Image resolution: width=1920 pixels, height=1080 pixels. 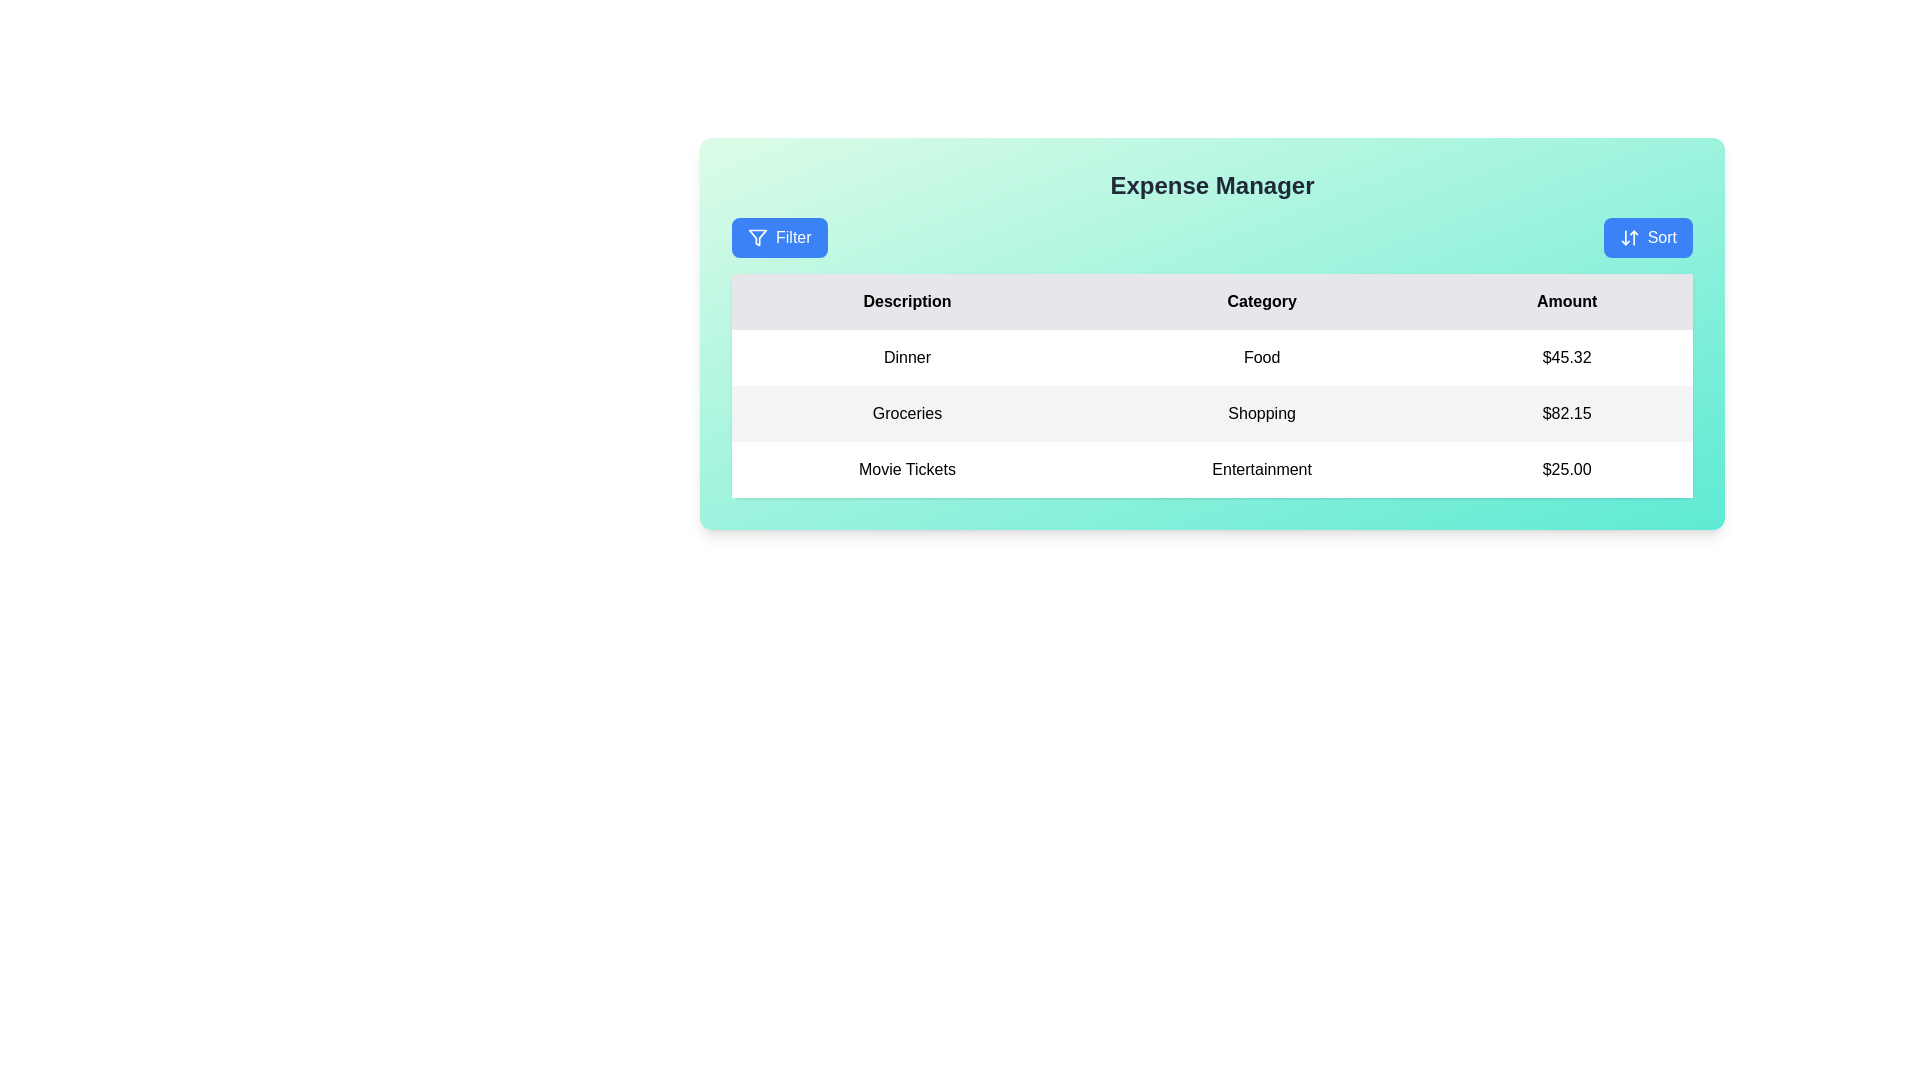 I want to click on the Static text element displaying 'Food' in the second position under the 'Category' column in the first row of the table, so click(x=1261, y=357).